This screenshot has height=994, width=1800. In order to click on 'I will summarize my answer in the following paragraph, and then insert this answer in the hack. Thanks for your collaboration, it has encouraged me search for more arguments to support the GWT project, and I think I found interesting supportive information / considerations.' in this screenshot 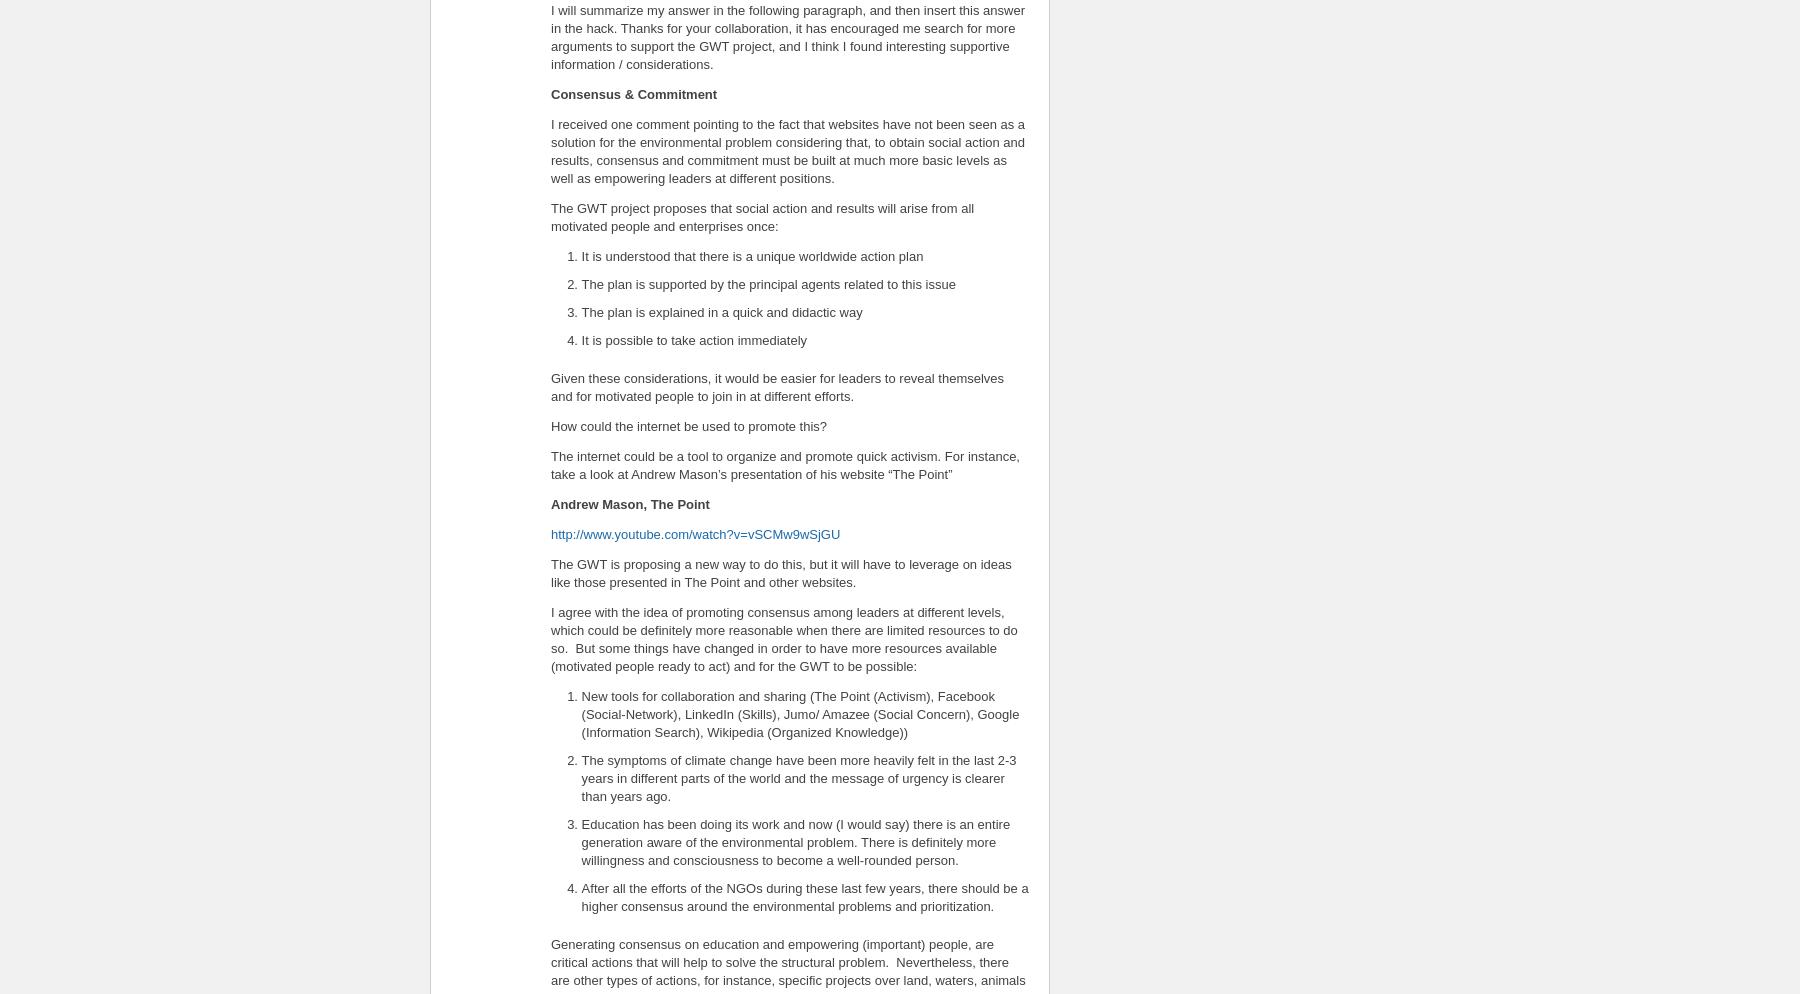, I will do `click(788, 36)`.